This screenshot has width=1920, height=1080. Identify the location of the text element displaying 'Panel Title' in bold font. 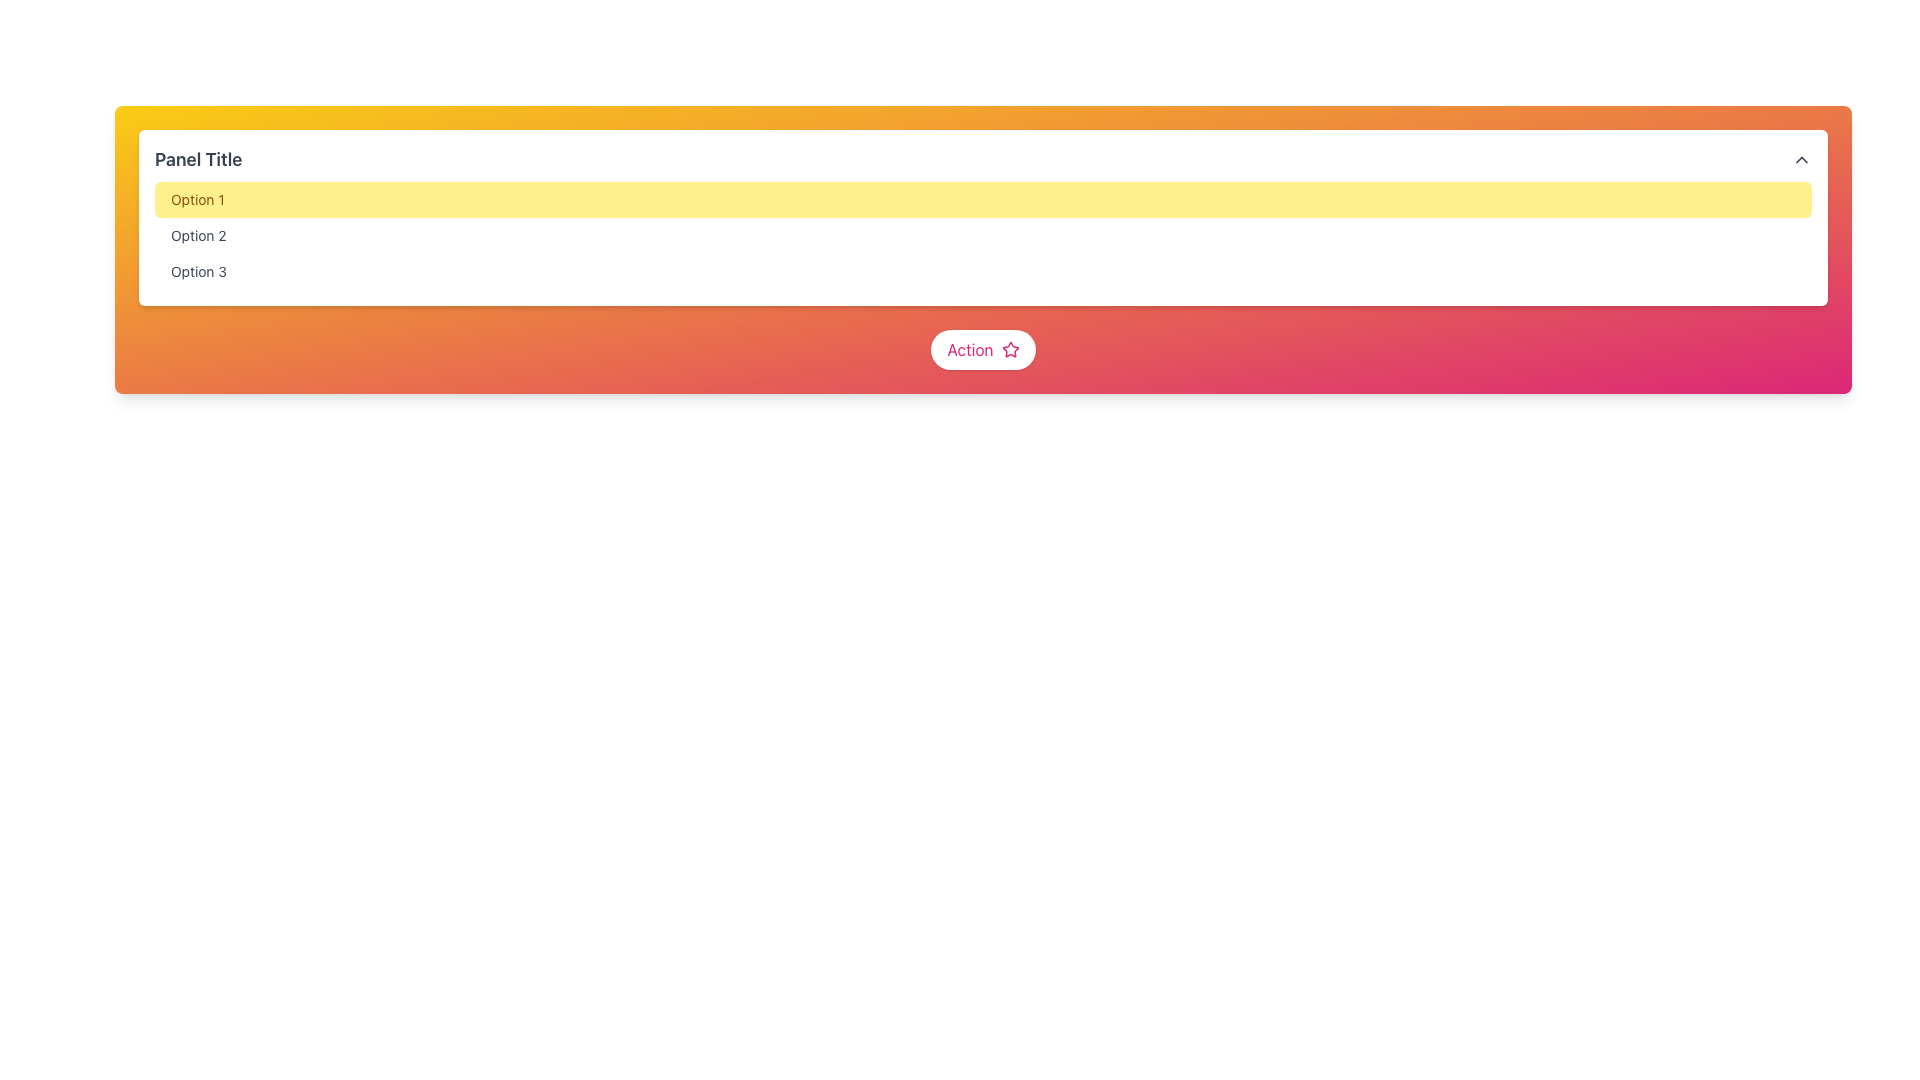
(198, 158).